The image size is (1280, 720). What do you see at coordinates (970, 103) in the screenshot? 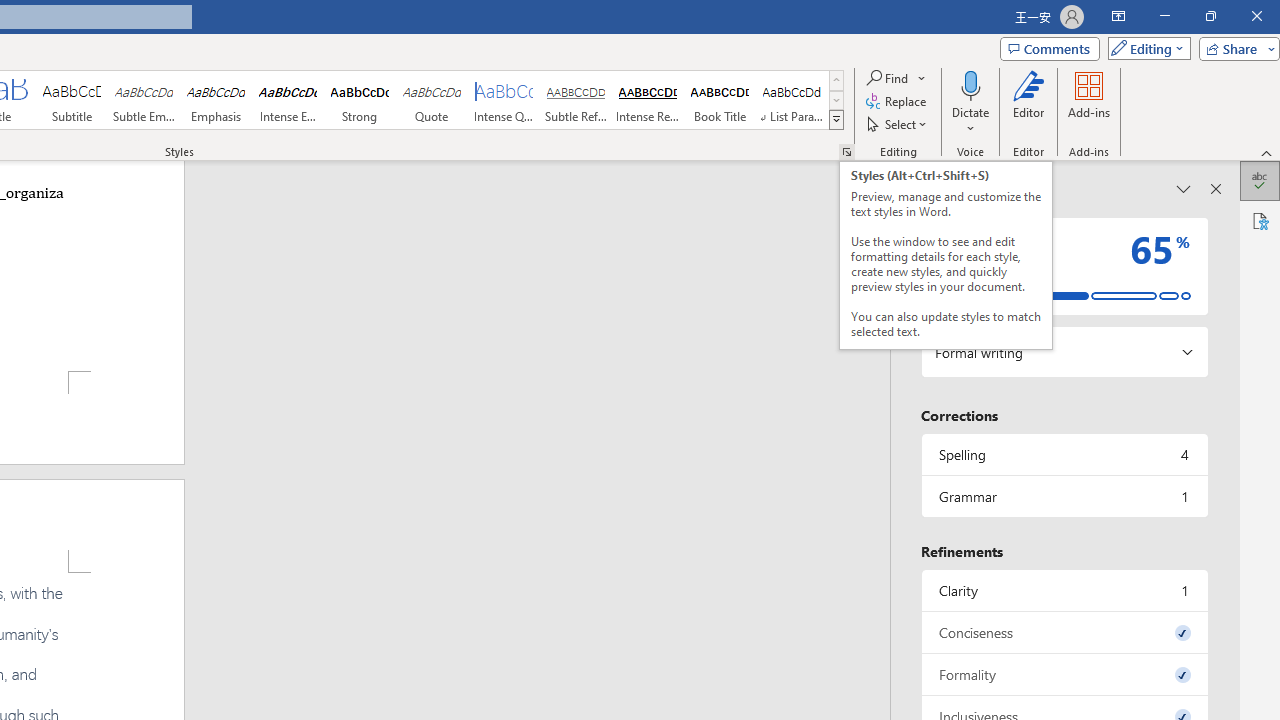
I see `'Dictate'` at bounding box center [970, 103].